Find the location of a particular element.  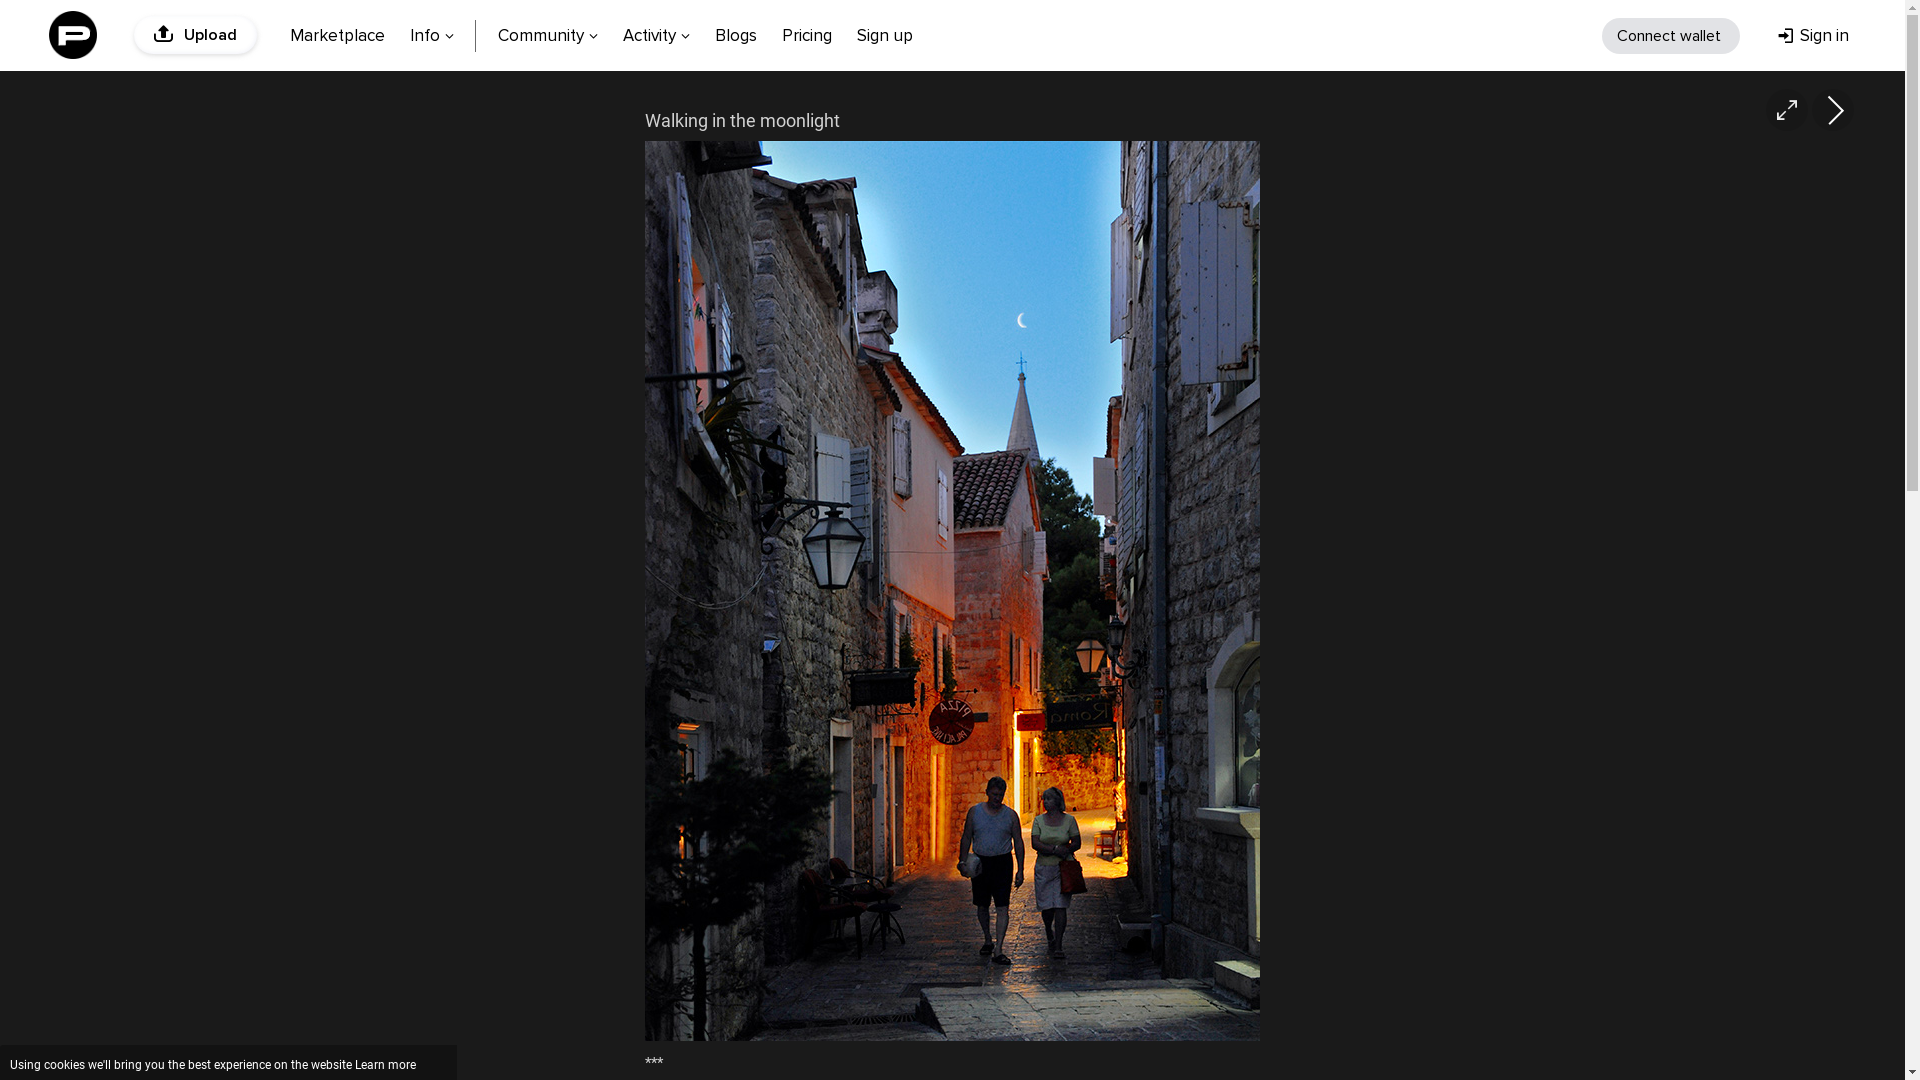

'Marketplace' is located at coordinates (337, 33).